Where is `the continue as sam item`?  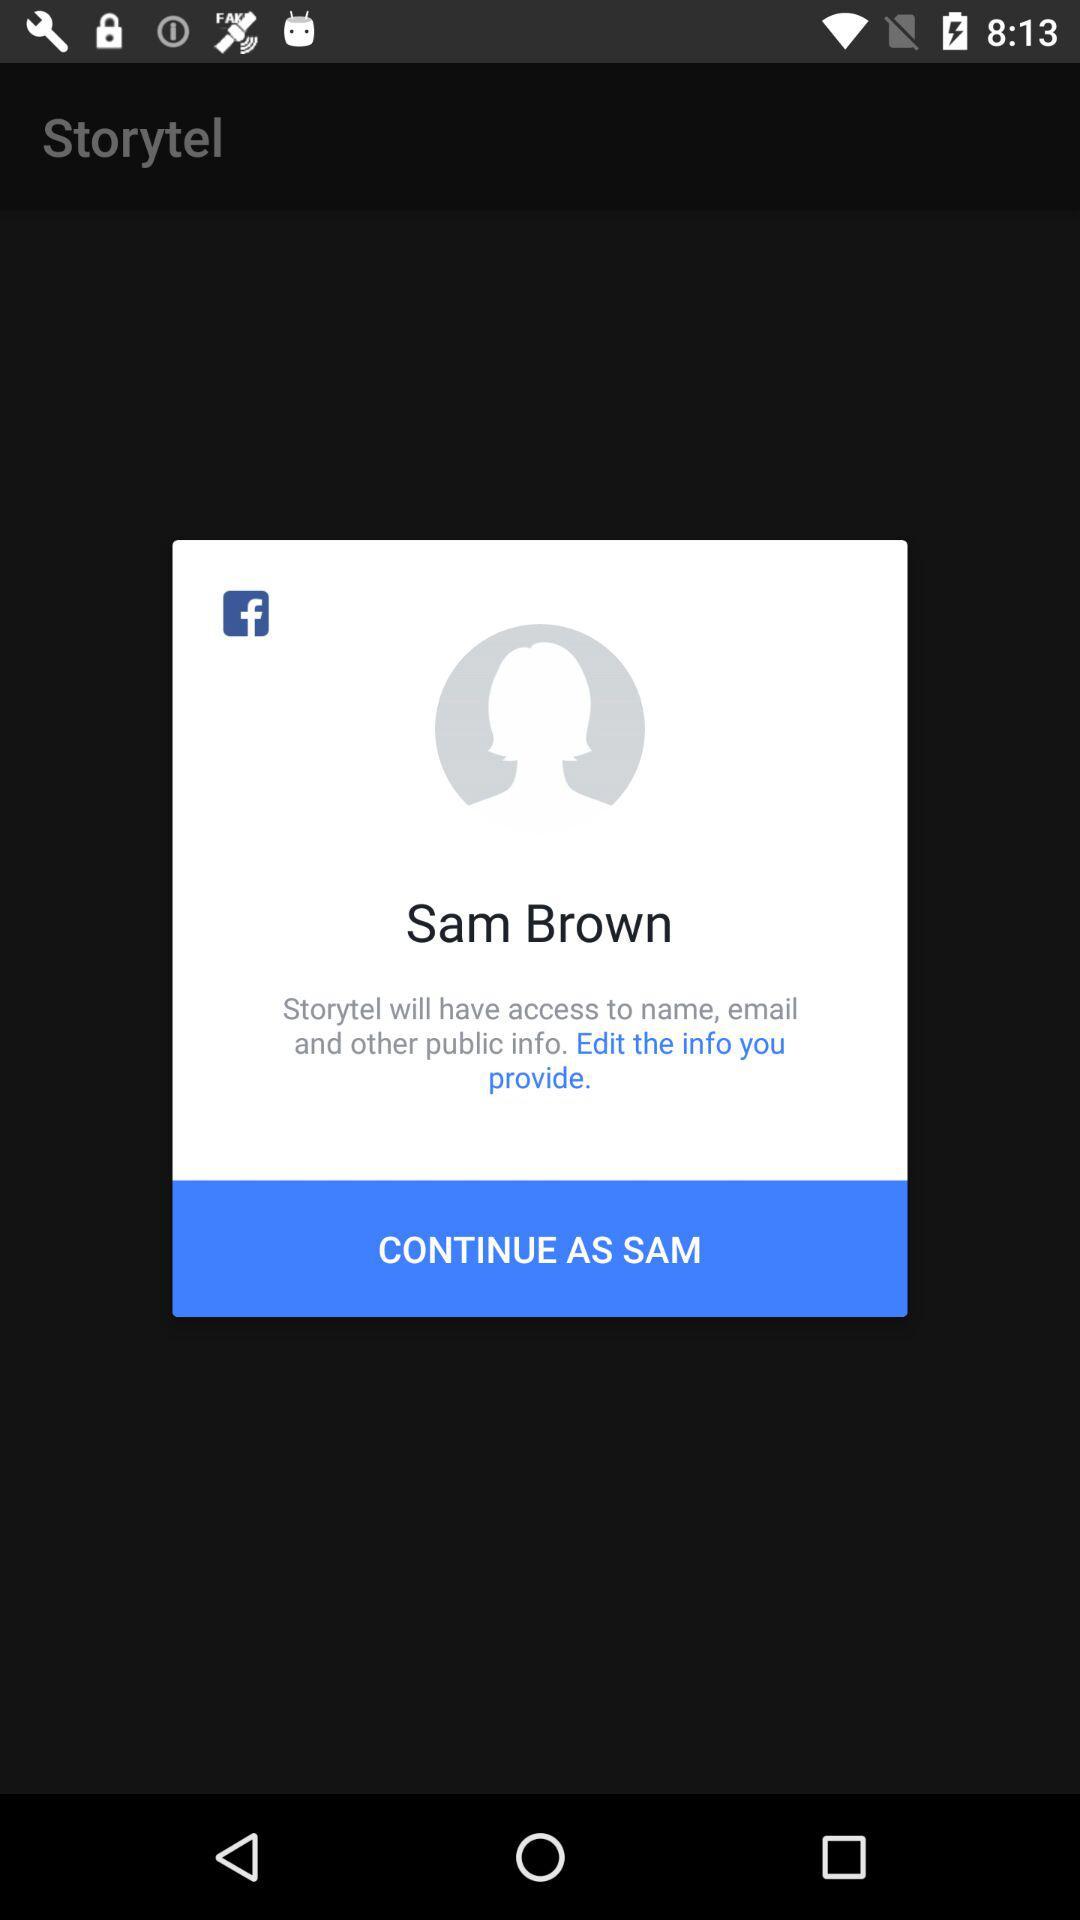 the continue as sam item is located at coordinates (540, 1247).